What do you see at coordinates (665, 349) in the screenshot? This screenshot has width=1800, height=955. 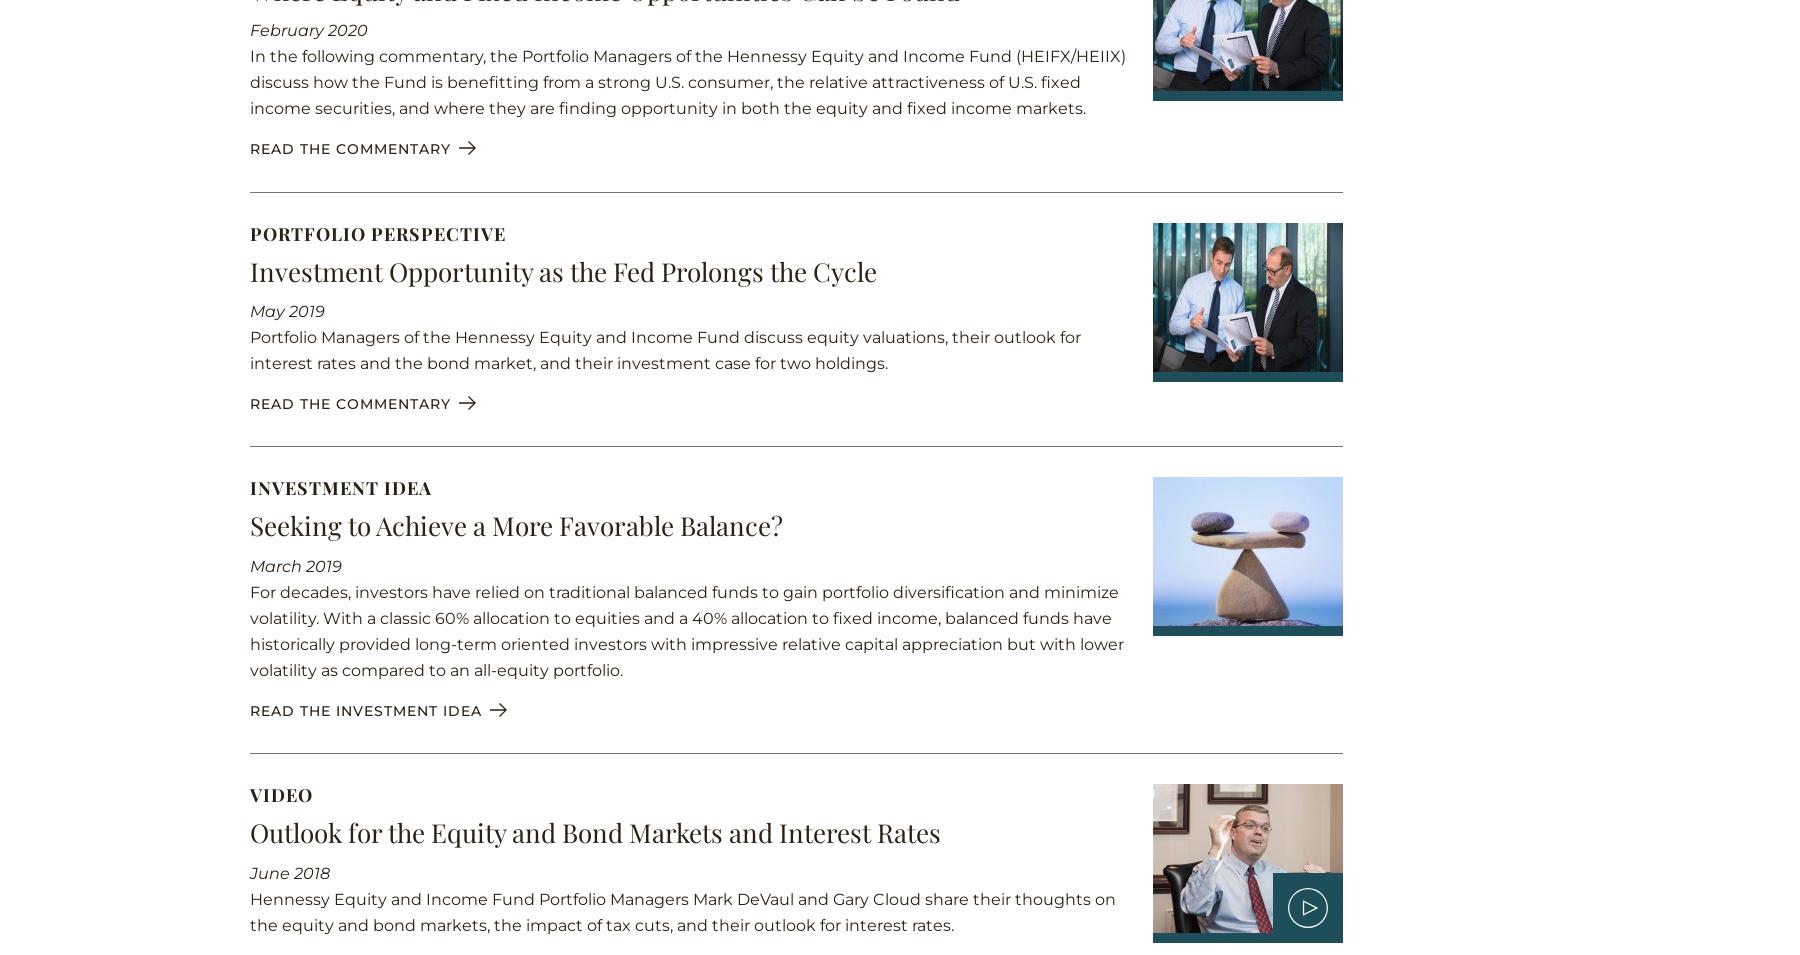 I see `'Portfolio Managers of the Hennessy Equity and Income Fund discuss equity valuations, their outlook for interest rates and the bond market, and their investment case for two holdings.'` at bounding box center [665, 349].